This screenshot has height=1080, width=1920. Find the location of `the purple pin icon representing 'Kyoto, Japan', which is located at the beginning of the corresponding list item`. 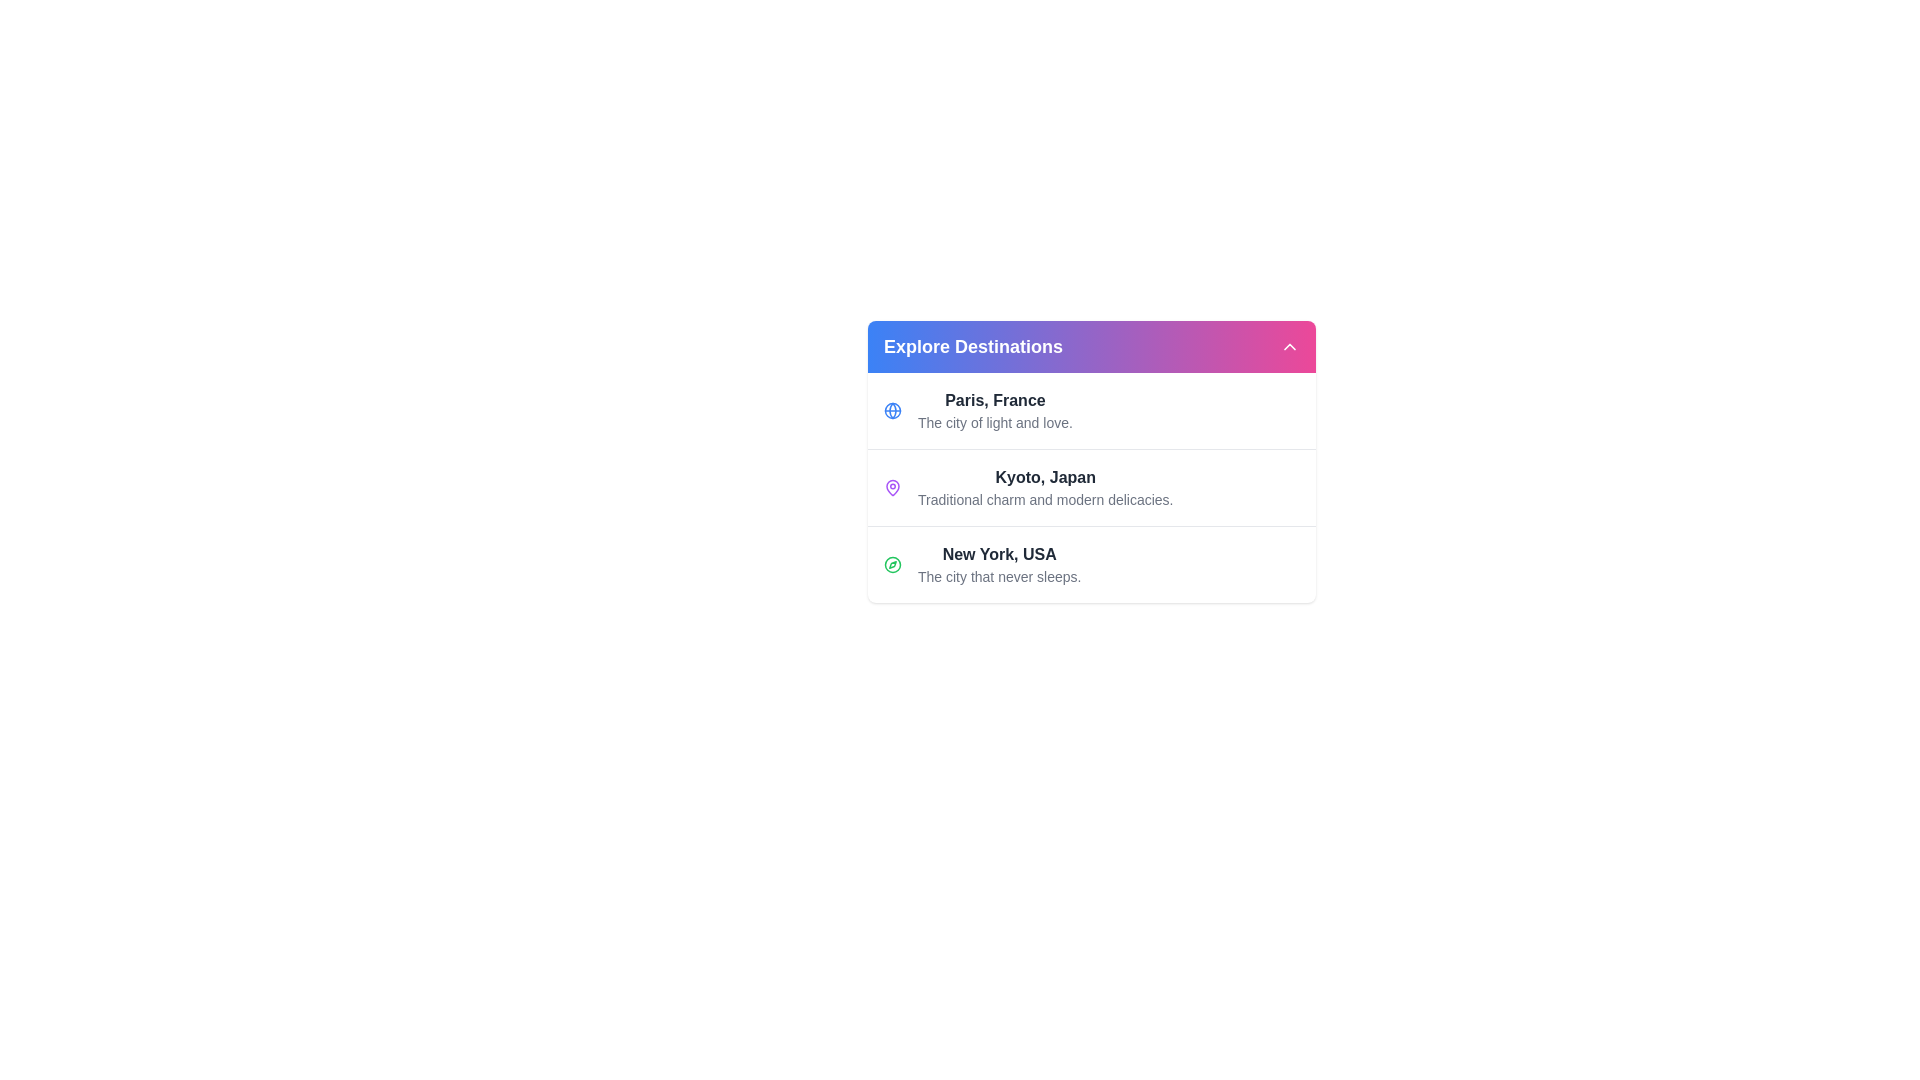

the purple pin icon representing 'Kyoto, Japan', which is located at the beginning of the corresponding list item is located at coordinates (891, 488).